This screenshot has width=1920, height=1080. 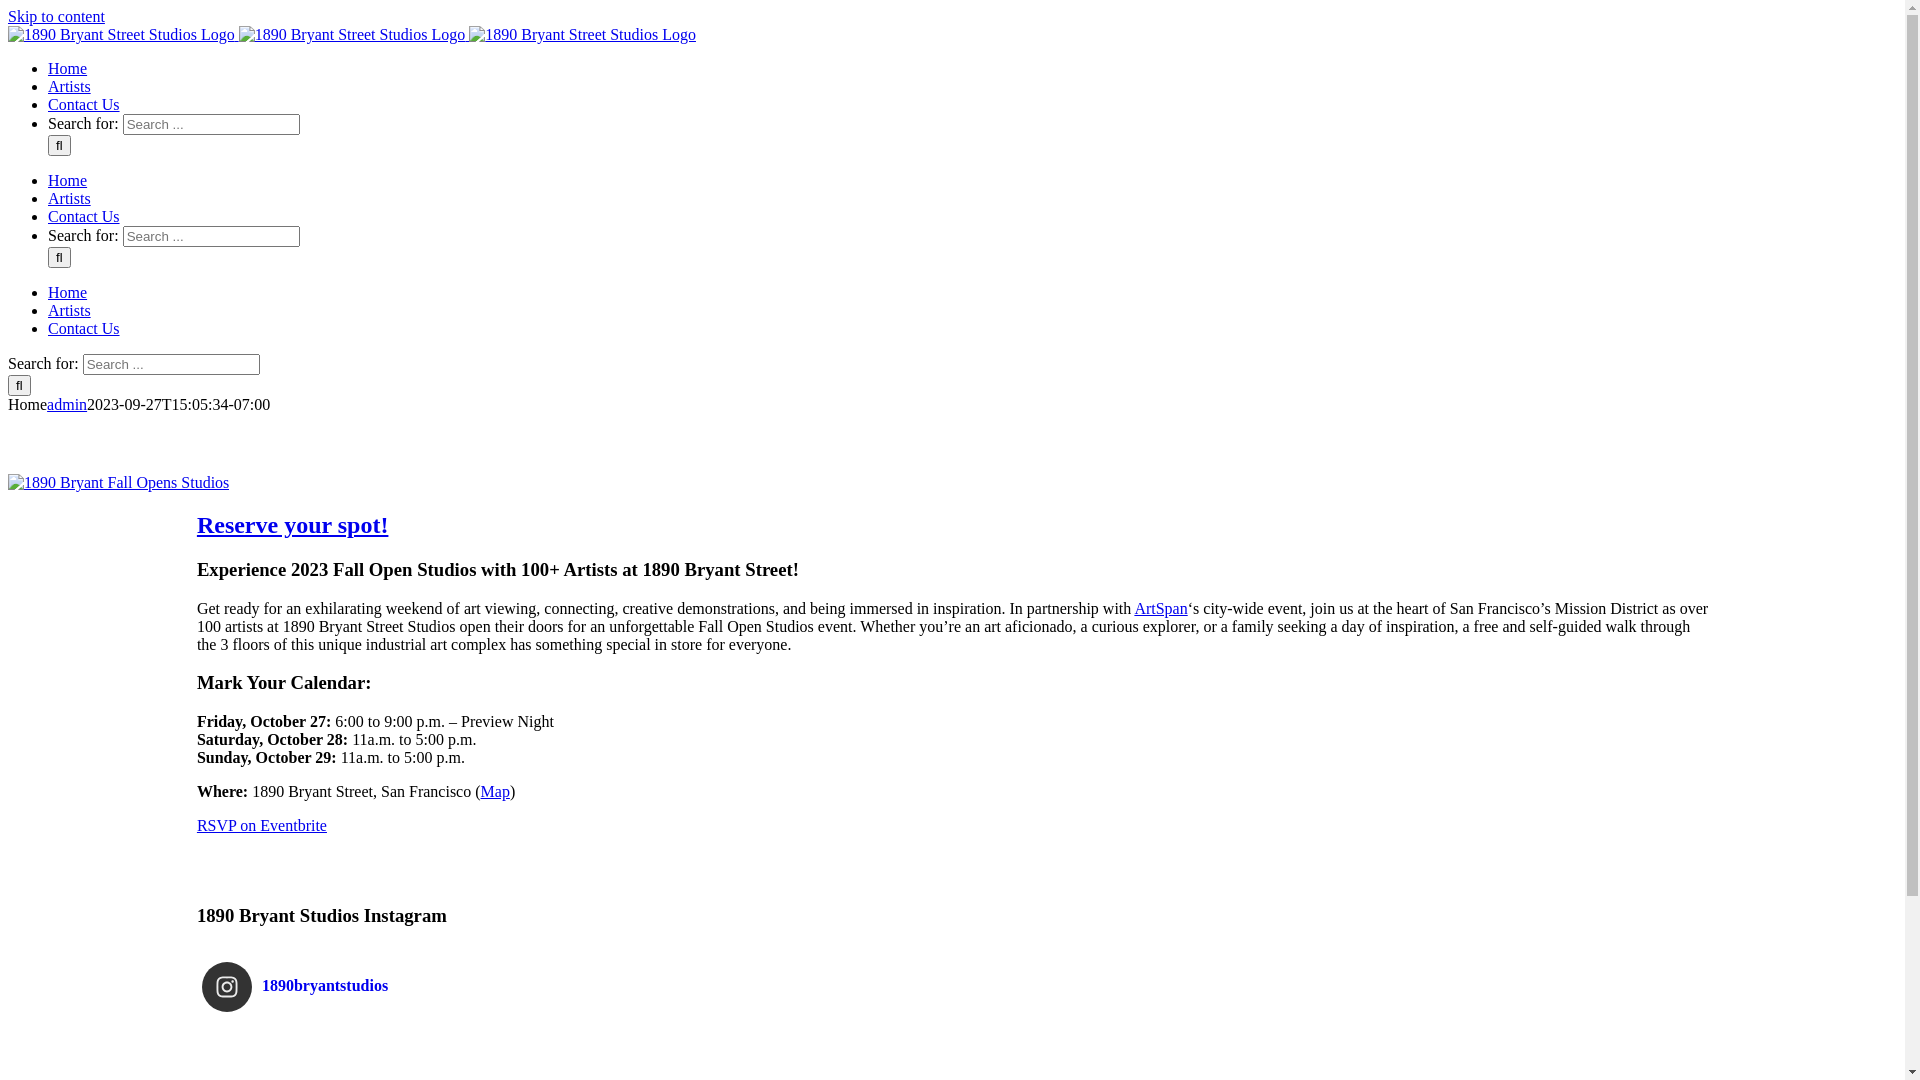 I want to click on 'Artists', so click(x=48, y=198).